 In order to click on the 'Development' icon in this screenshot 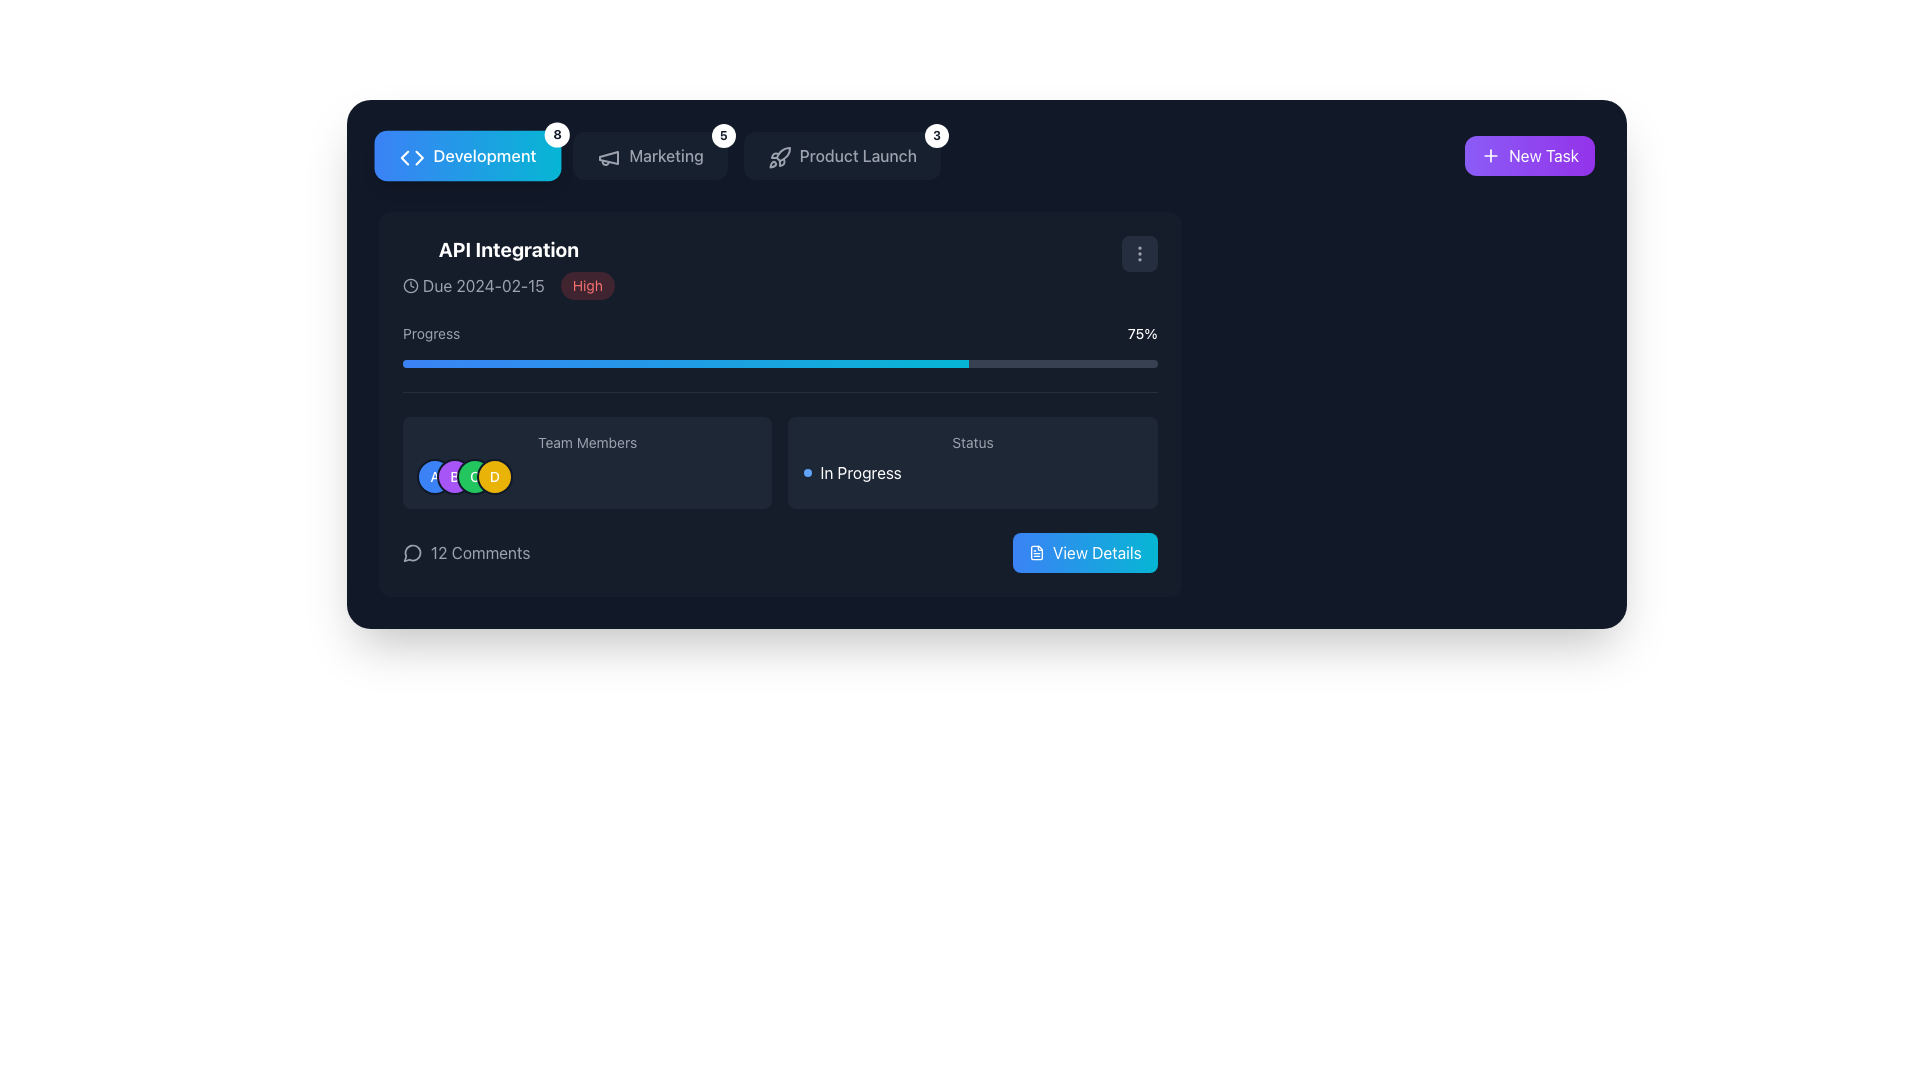, I will do `click(409, 154)`.